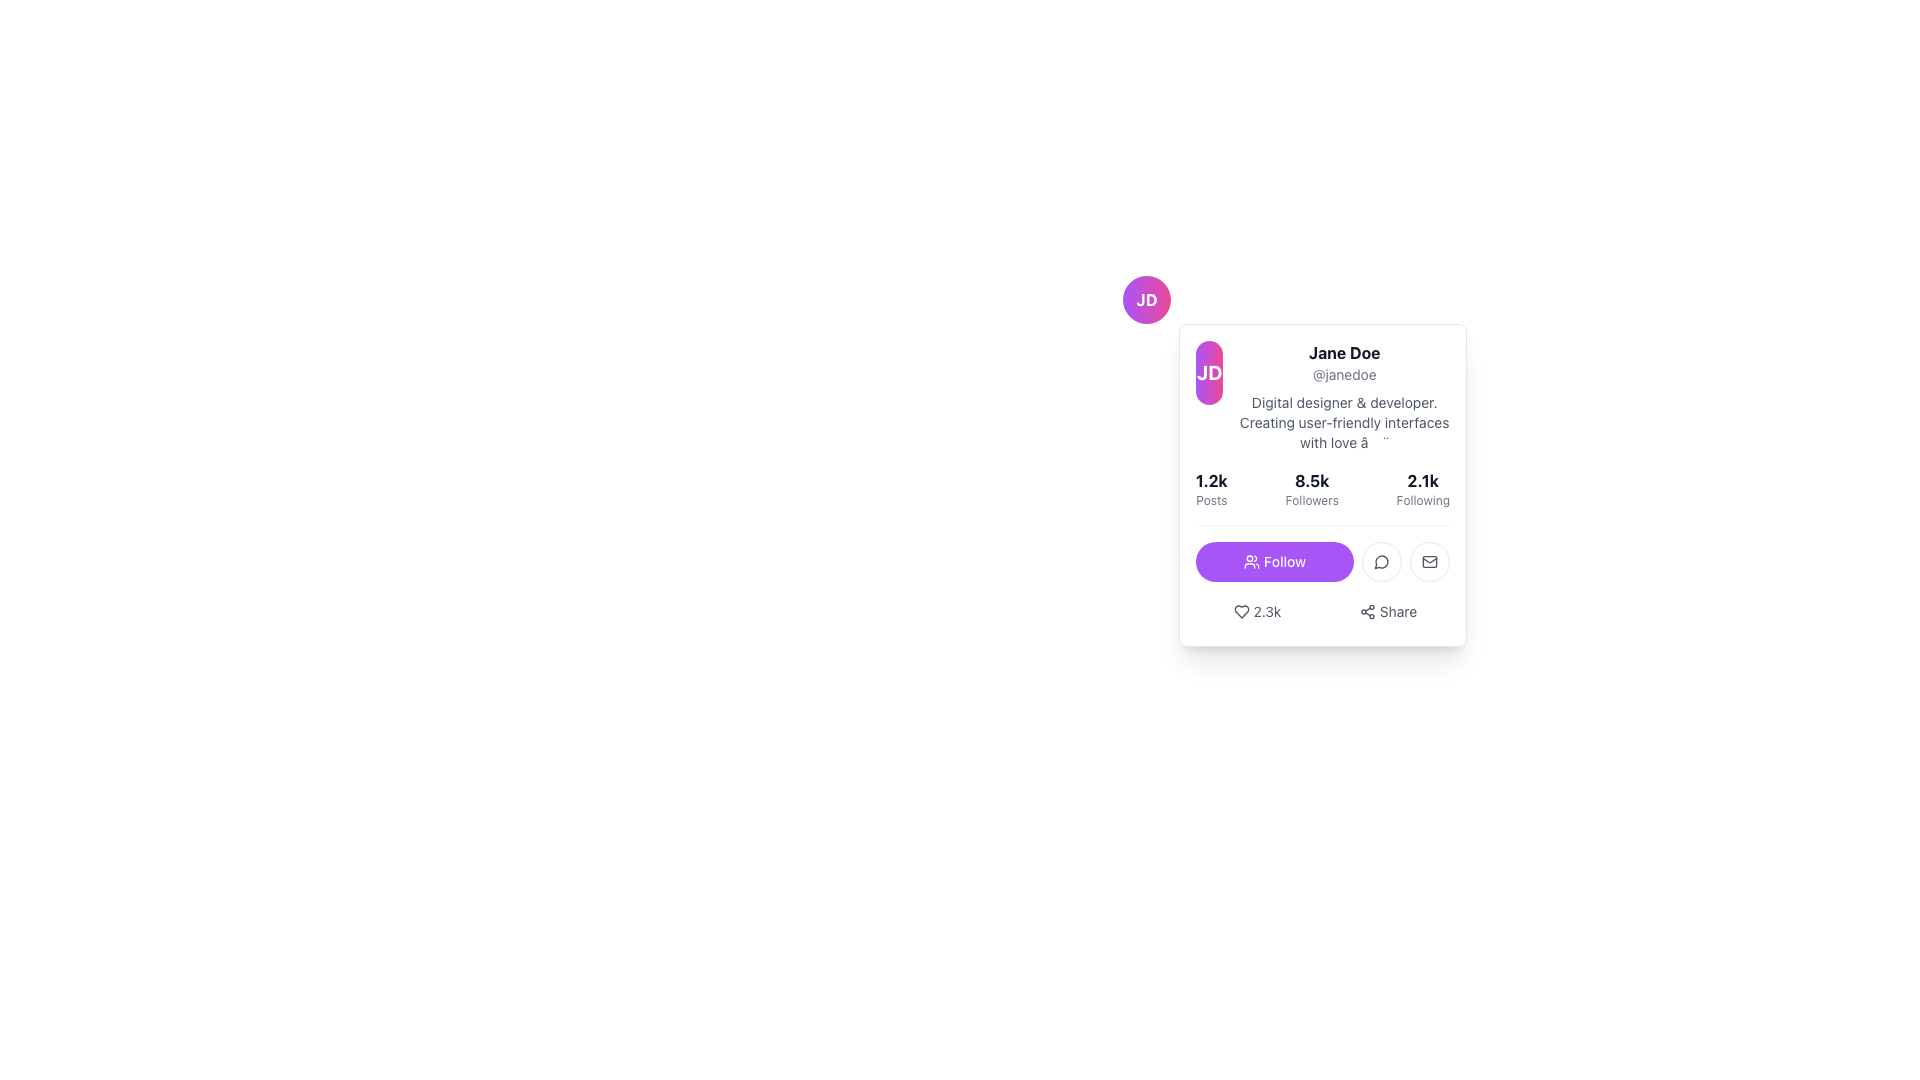 The width and height of the screenshot is (1920, 1080). I want to click on the share button located in the bottom-right corner of the card component, adjacent to a heart-shaped icon and the text '2.3k', so click(1387, 611).